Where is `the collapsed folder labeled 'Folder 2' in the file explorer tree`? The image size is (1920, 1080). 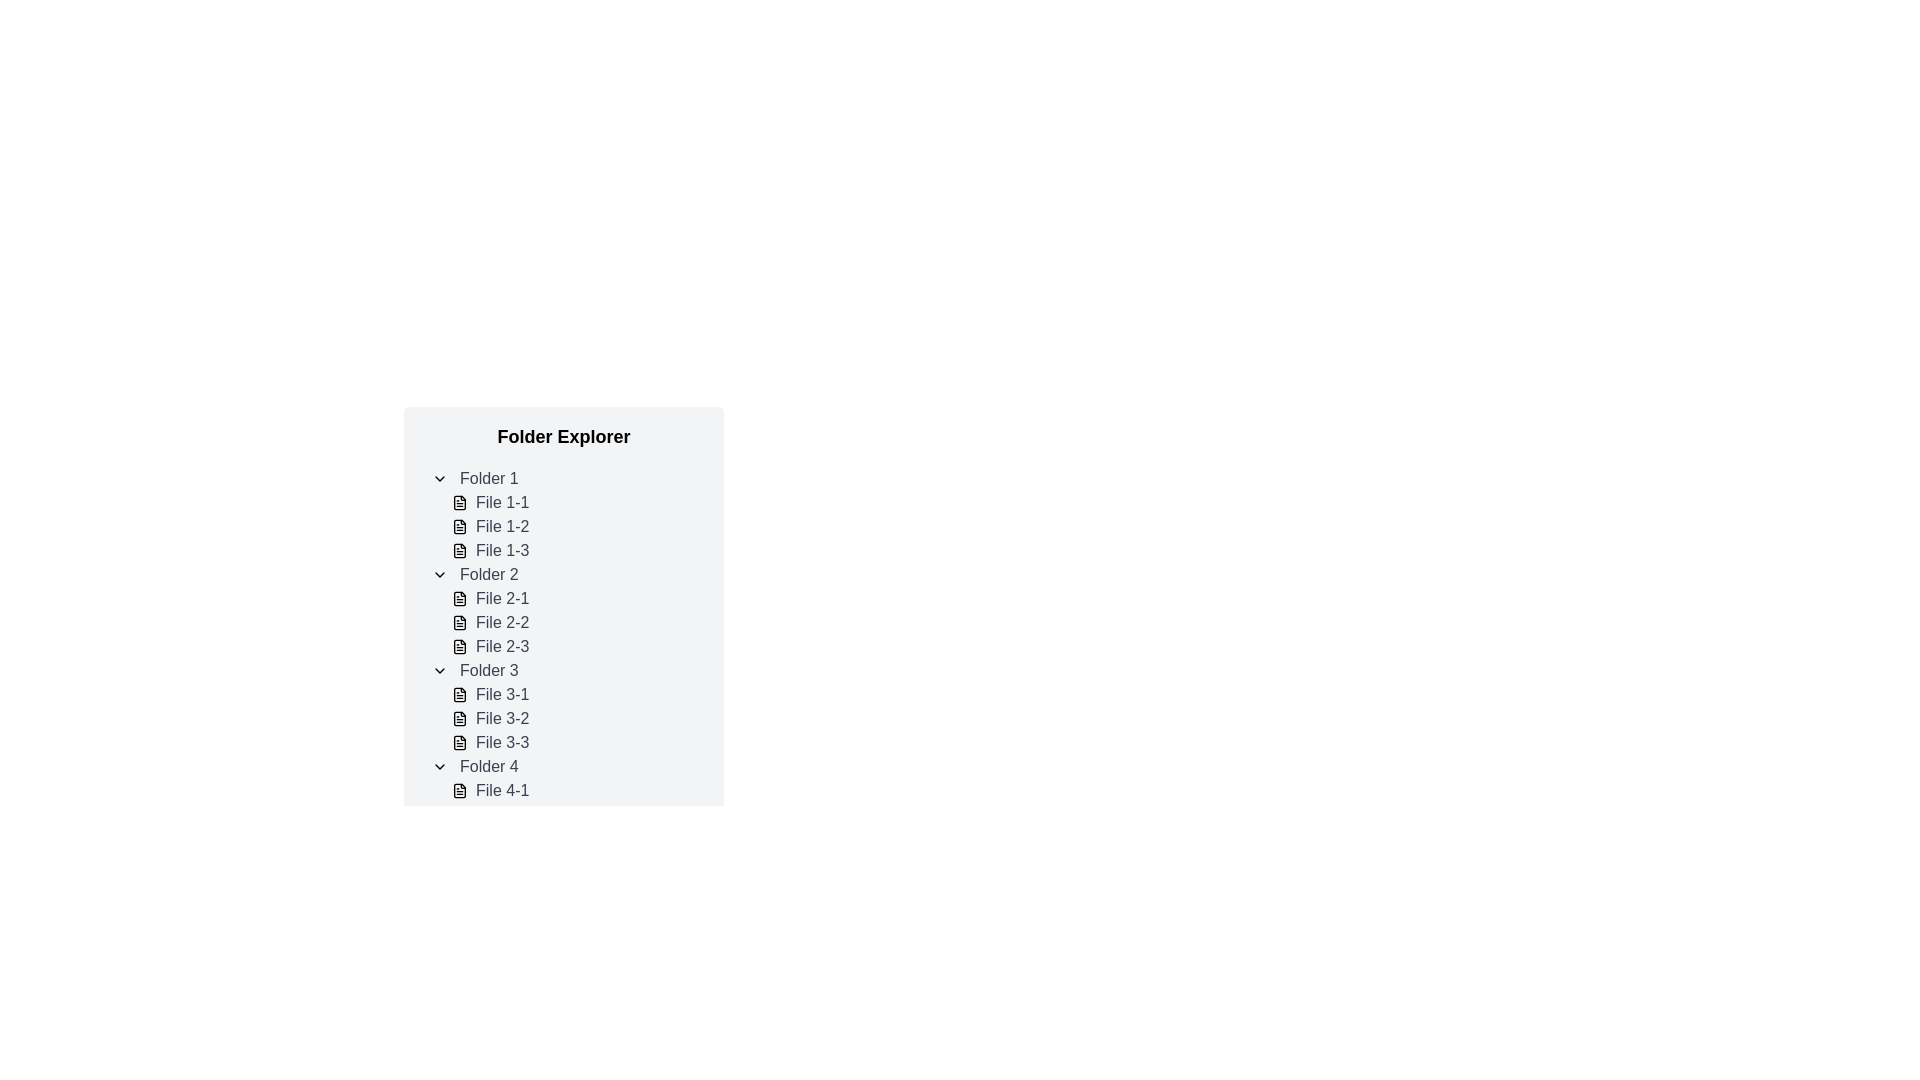 the collapsed folder labeled 'Folder 2' in the file explorer tree is located at coordinates (563, 609).